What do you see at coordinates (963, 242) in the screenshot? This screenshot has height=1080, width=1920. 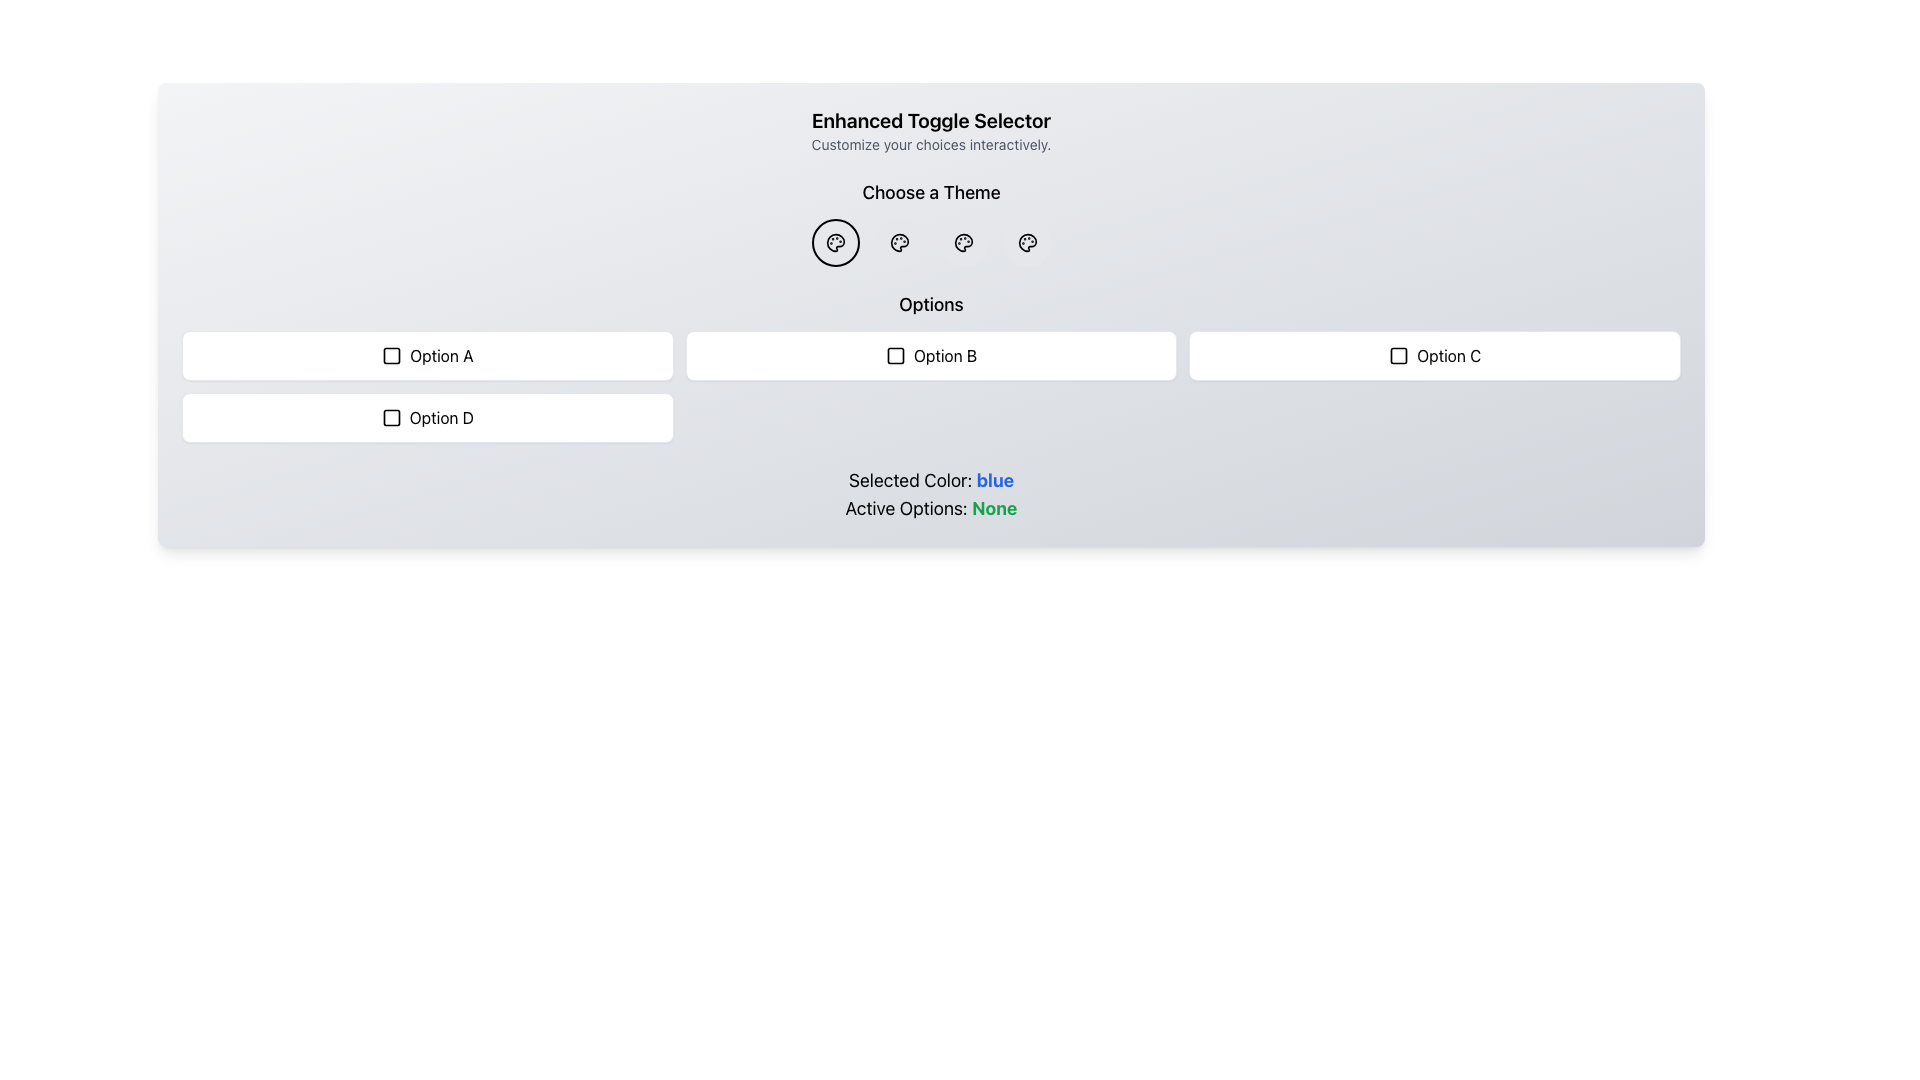 I see `the second theme selection icon in the 'Choose a Theme' section` at bounding box center [963, 242].